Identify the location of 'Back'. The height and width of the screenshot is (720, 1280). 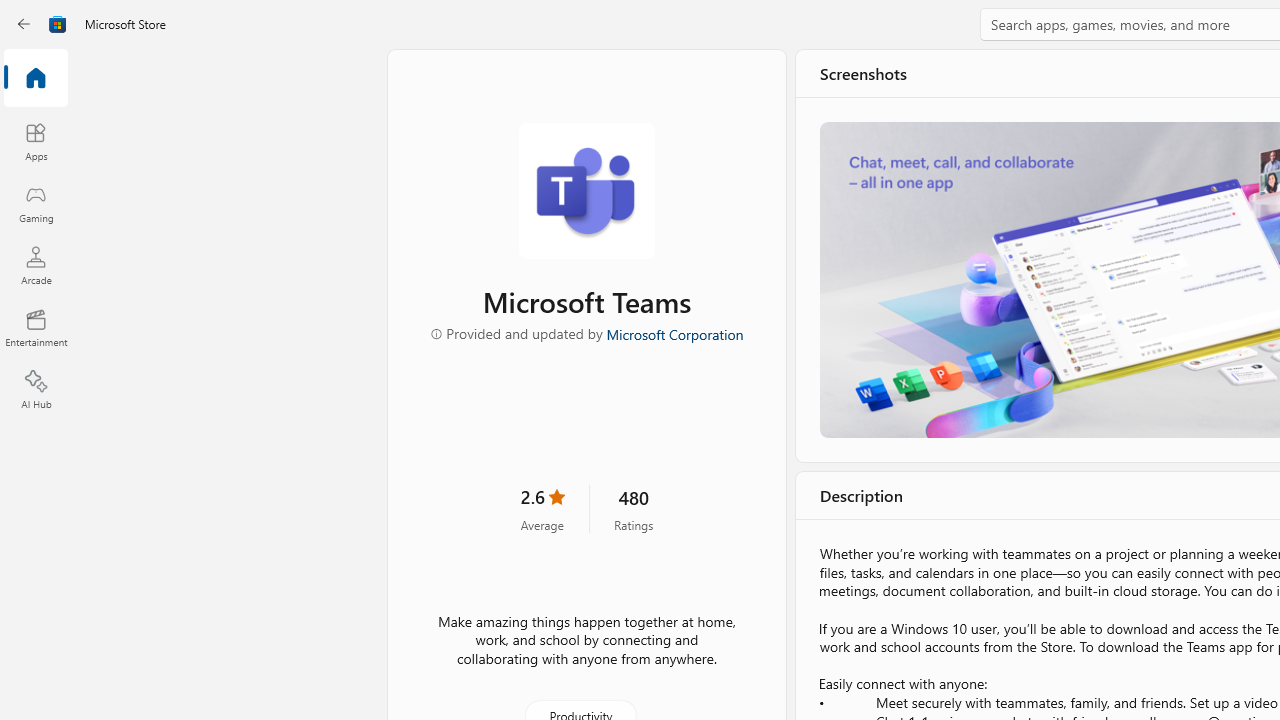
(24, 24).